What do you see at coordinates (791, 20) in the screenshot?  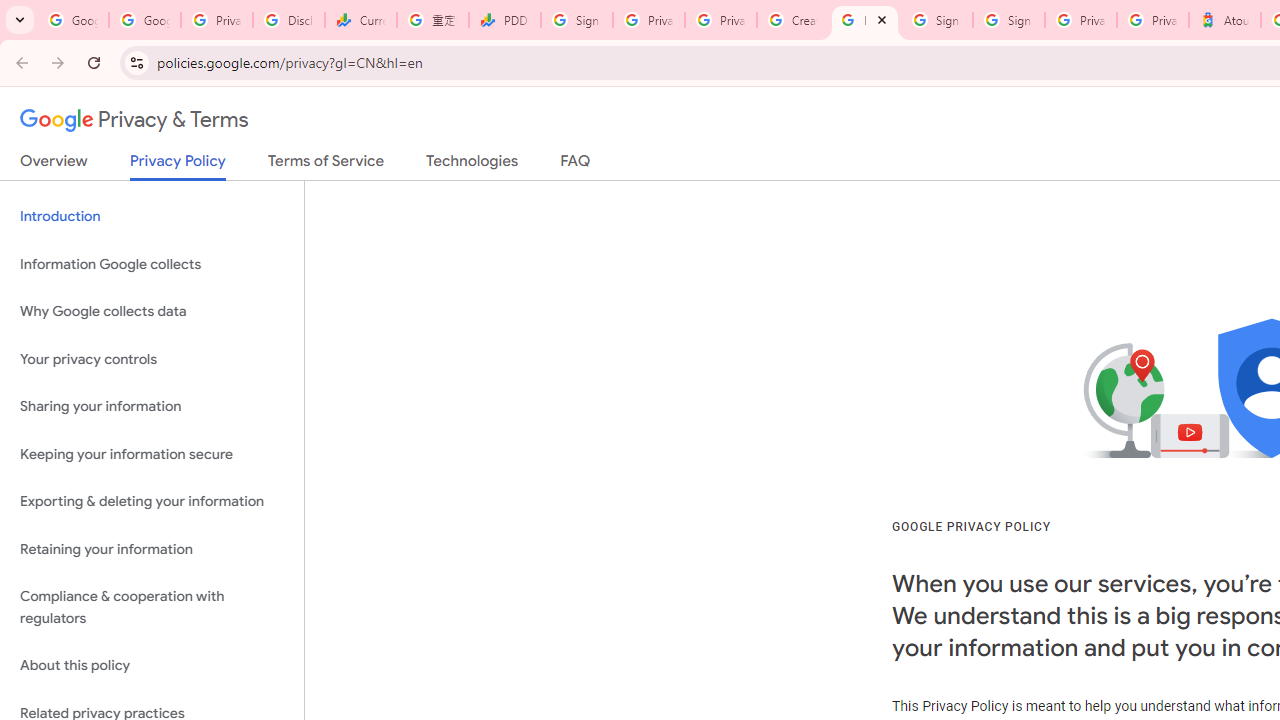 I see `'Create your Google Account'` at bounding box center [791, 20].